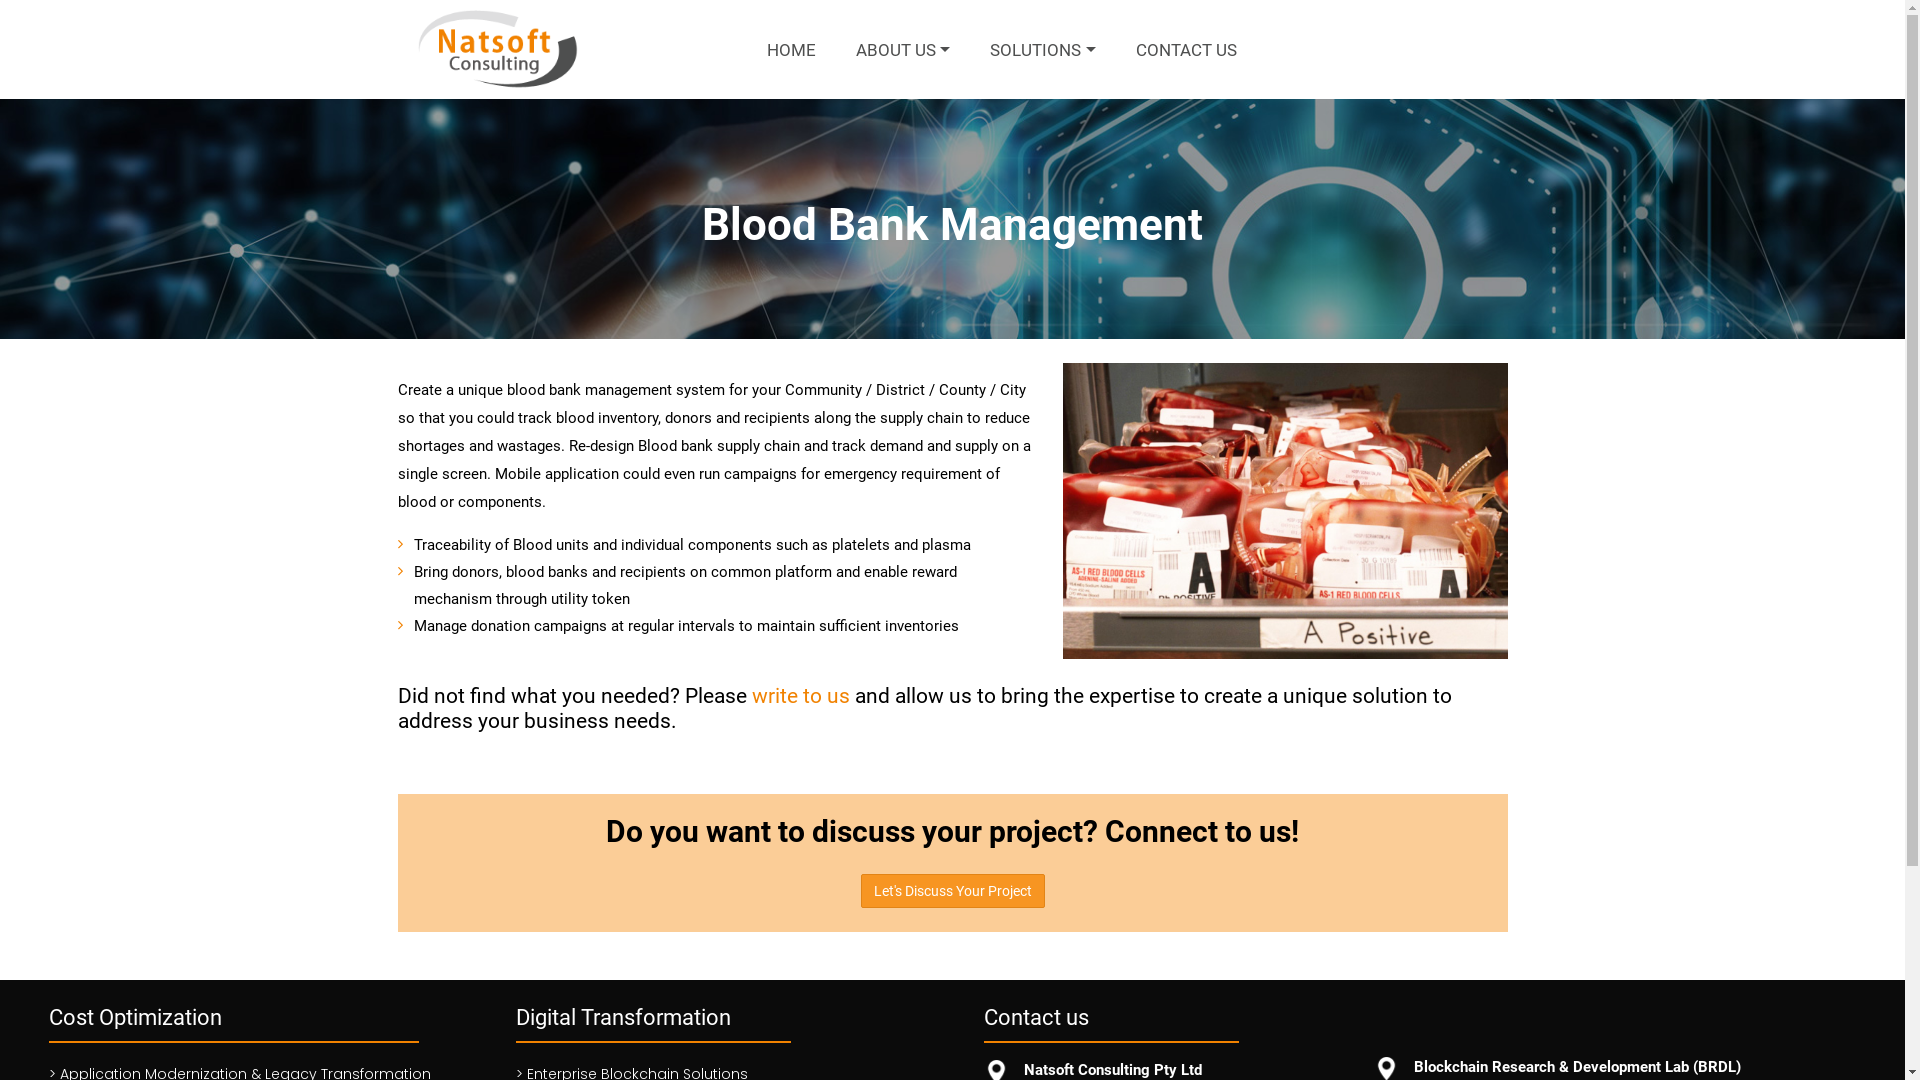  I want to click on 'ABOUT US', so click(901, 49).